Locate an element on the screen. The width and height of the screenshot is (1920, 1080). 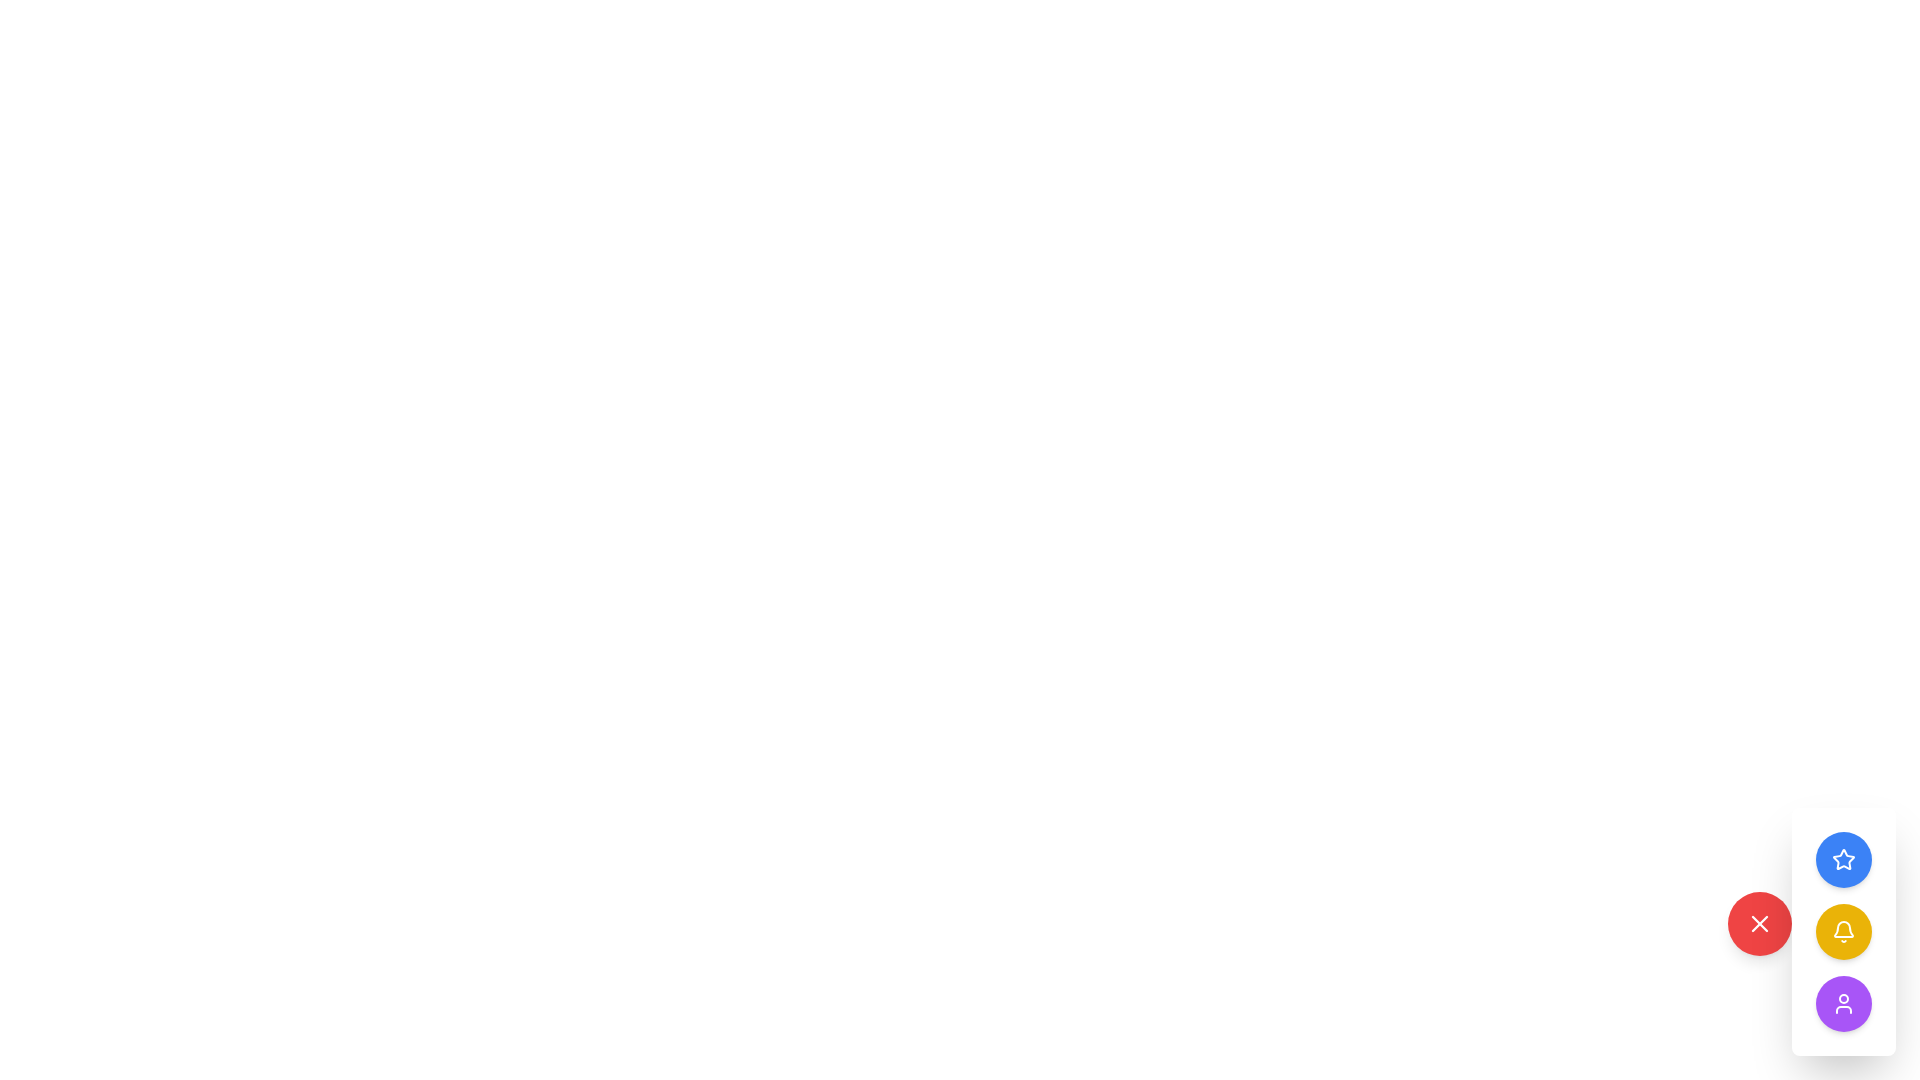
the star-shaped icon within the blue circular button located at the top of the vertical button list is located at coordinates (1842, 859).